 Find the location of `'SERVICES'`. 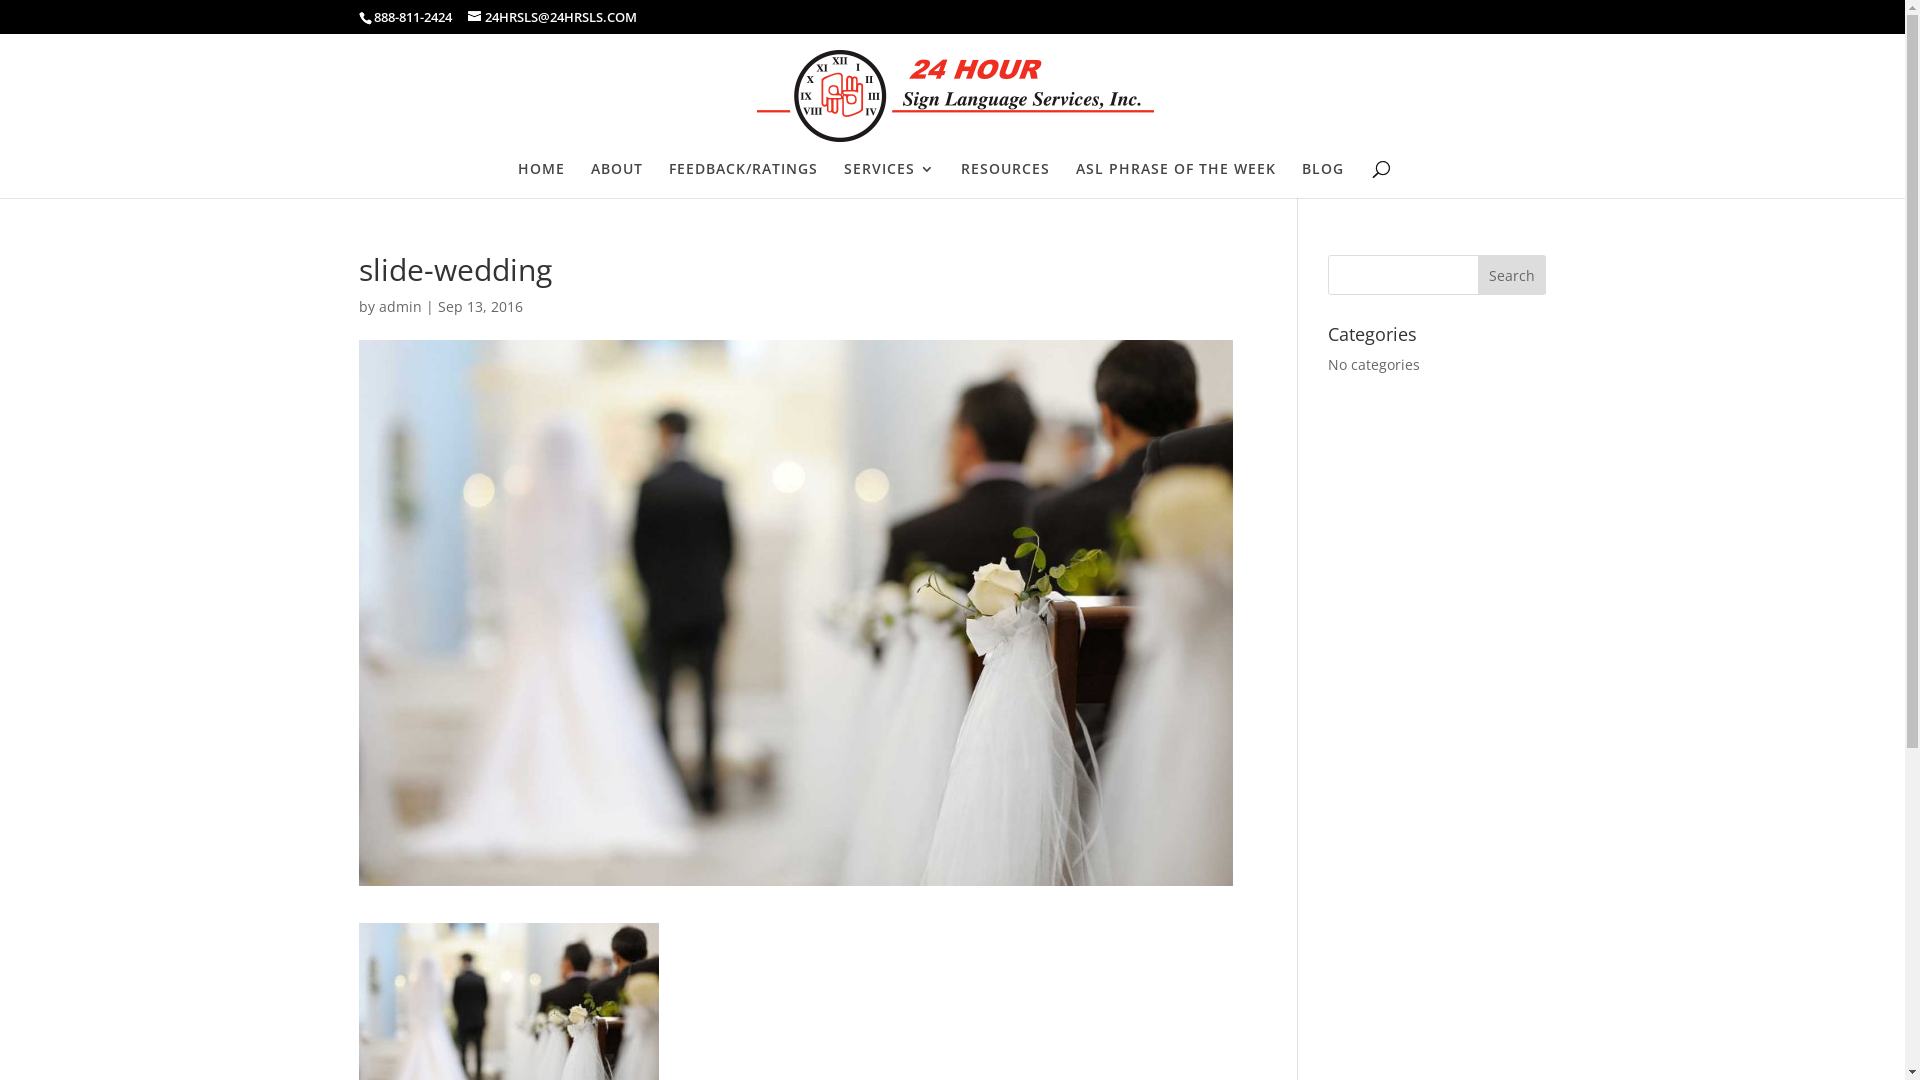

'SERVICES' is located at coordinates (844, 180).